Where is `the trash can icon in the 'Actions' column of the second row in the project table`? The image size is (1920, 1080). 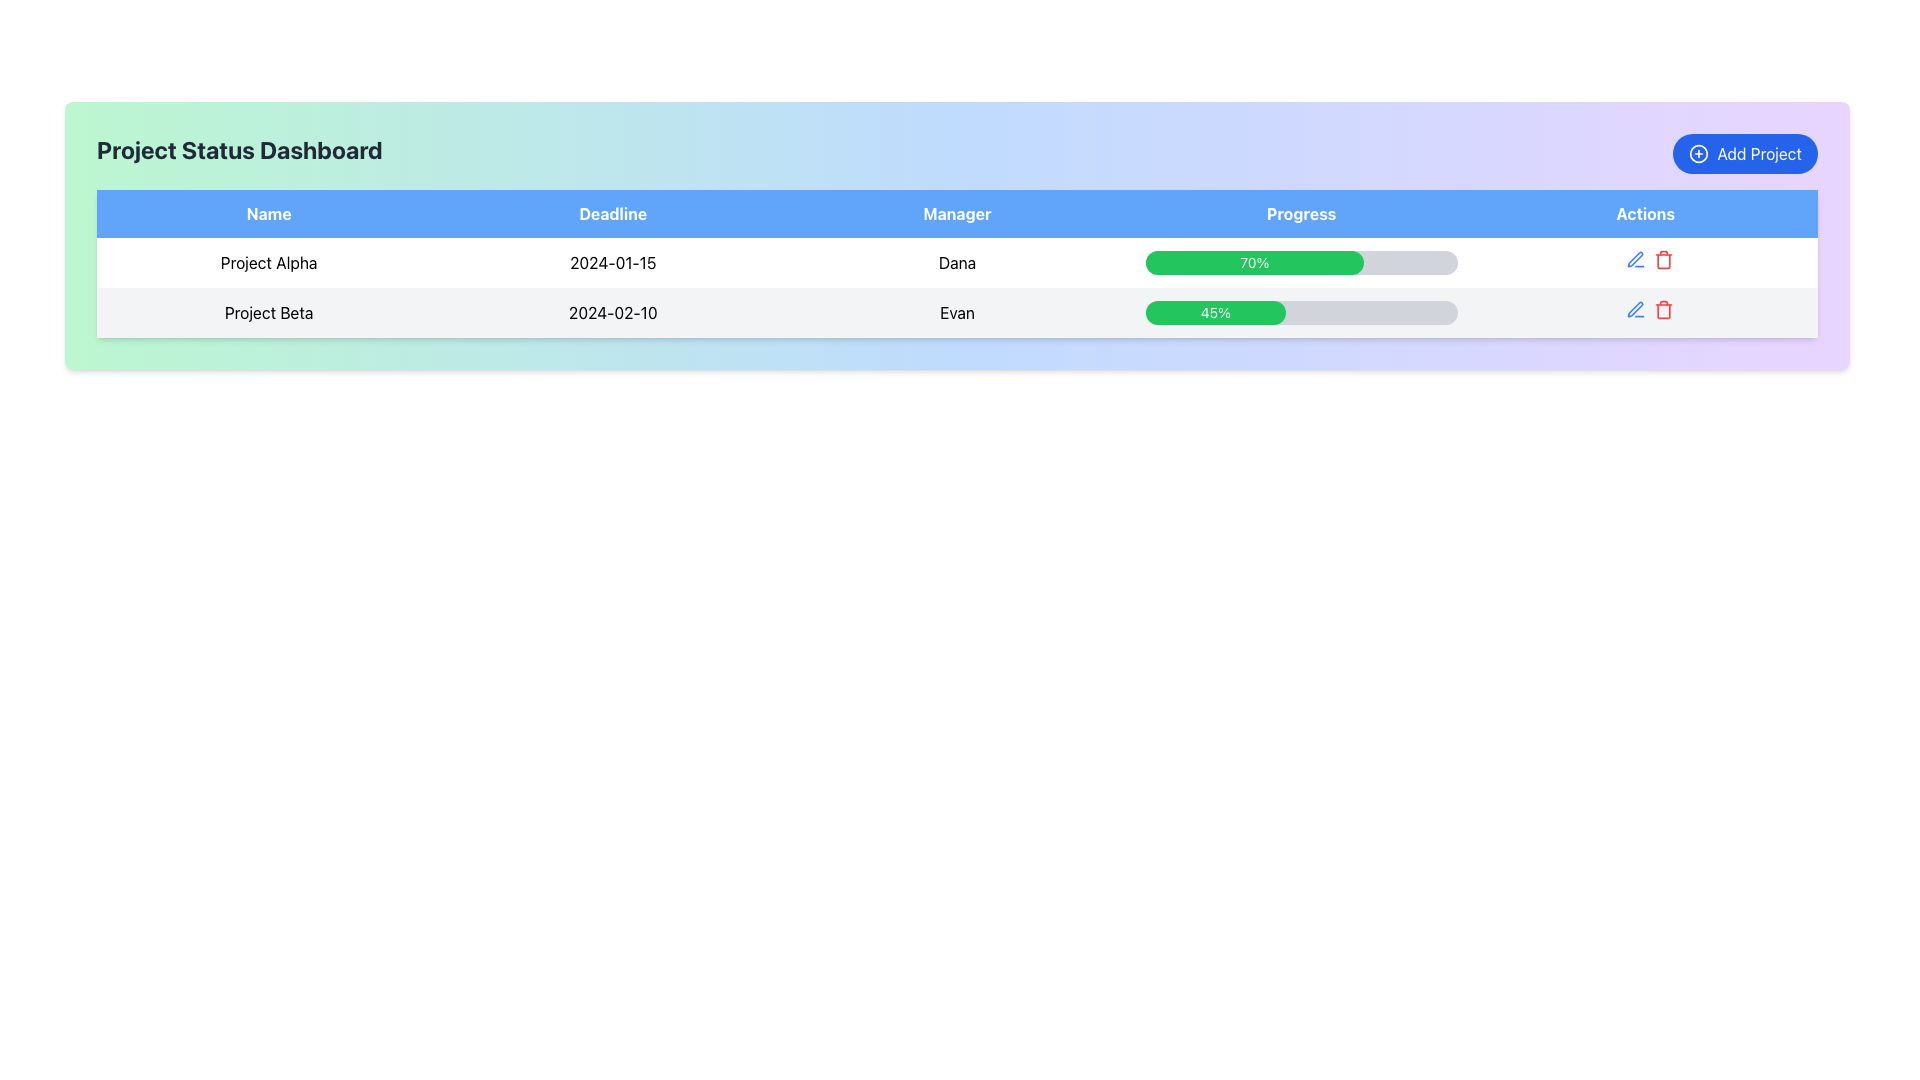 the trash can icon in the 'Actions' column of the second row in the project table is located at coordinates (1663, 311).